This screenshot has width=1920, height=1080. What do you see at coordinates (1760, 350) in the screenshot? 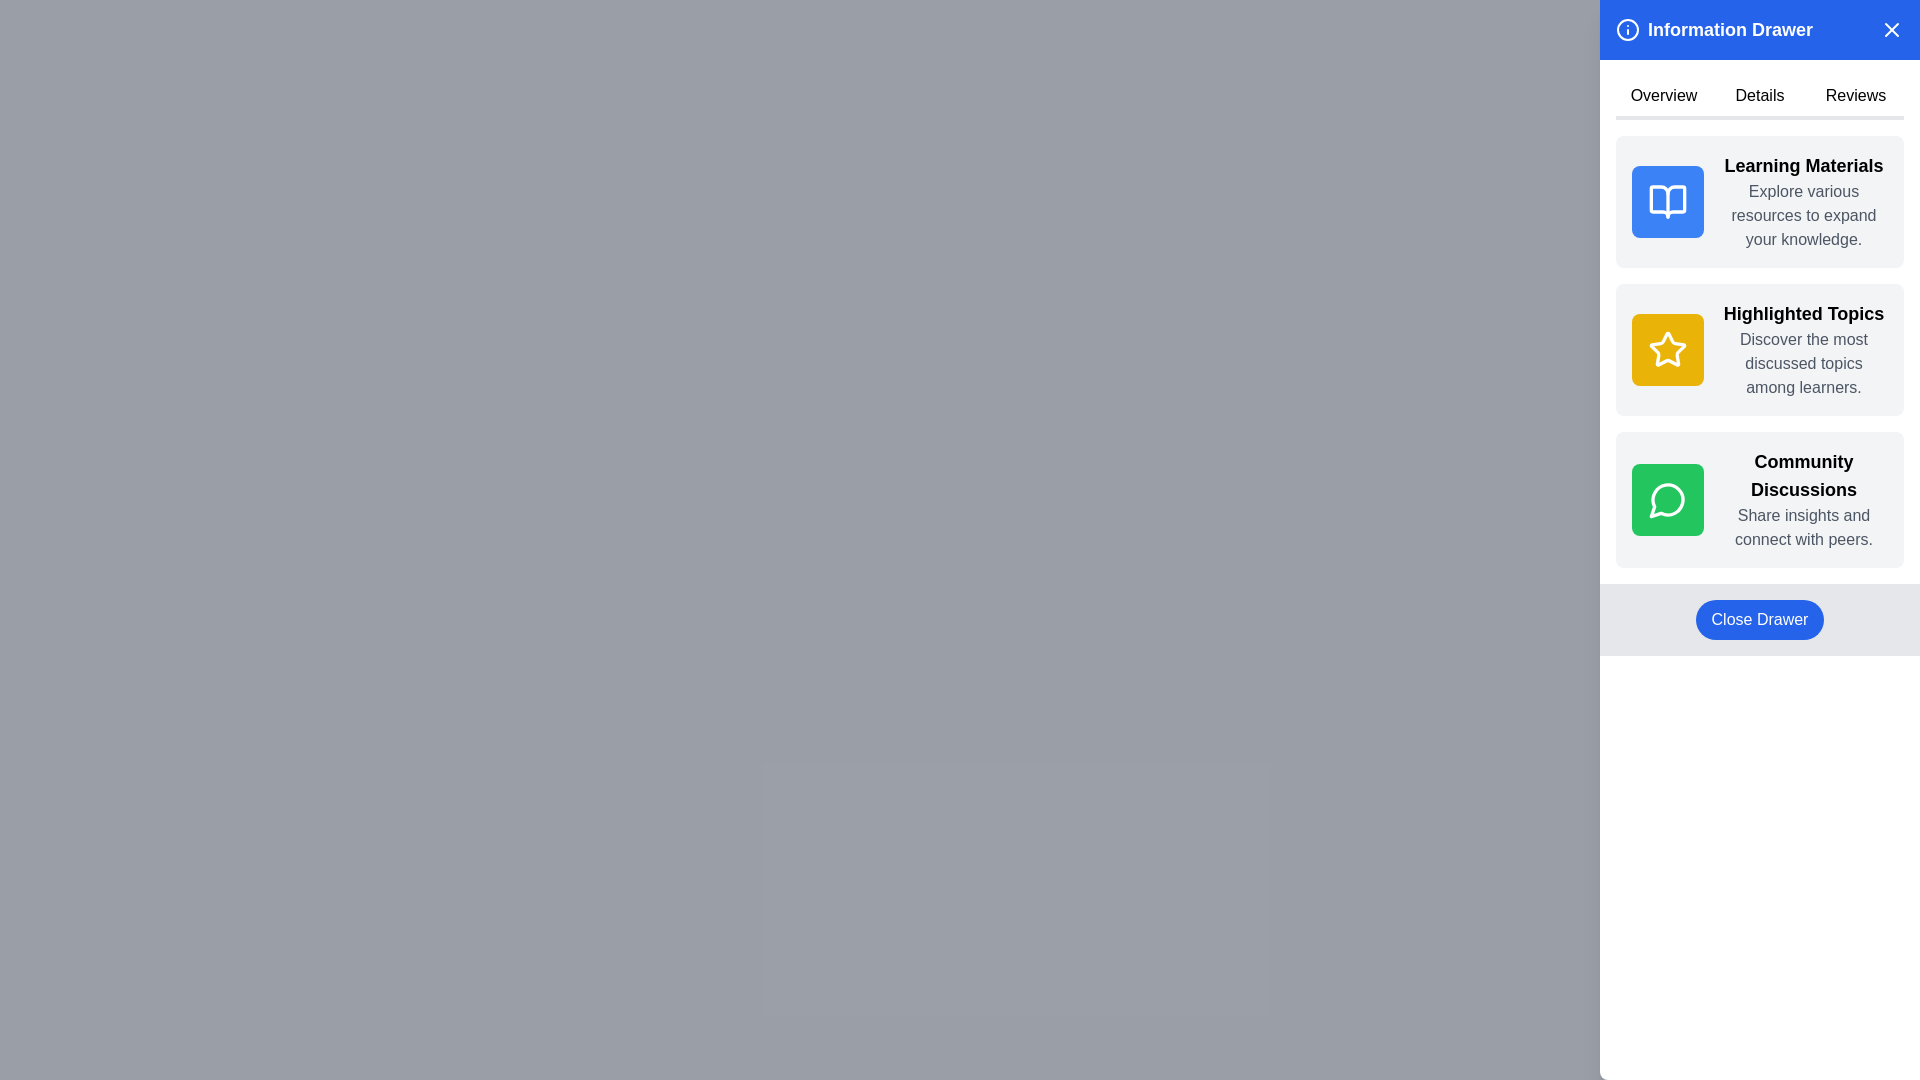
I see `displayed content of the Text and Icon Content Block, which highlights popular topics of discussion, located centrally between 'Learning Materials' and 'Community Discussions'` at bounding box center [1760, 350].